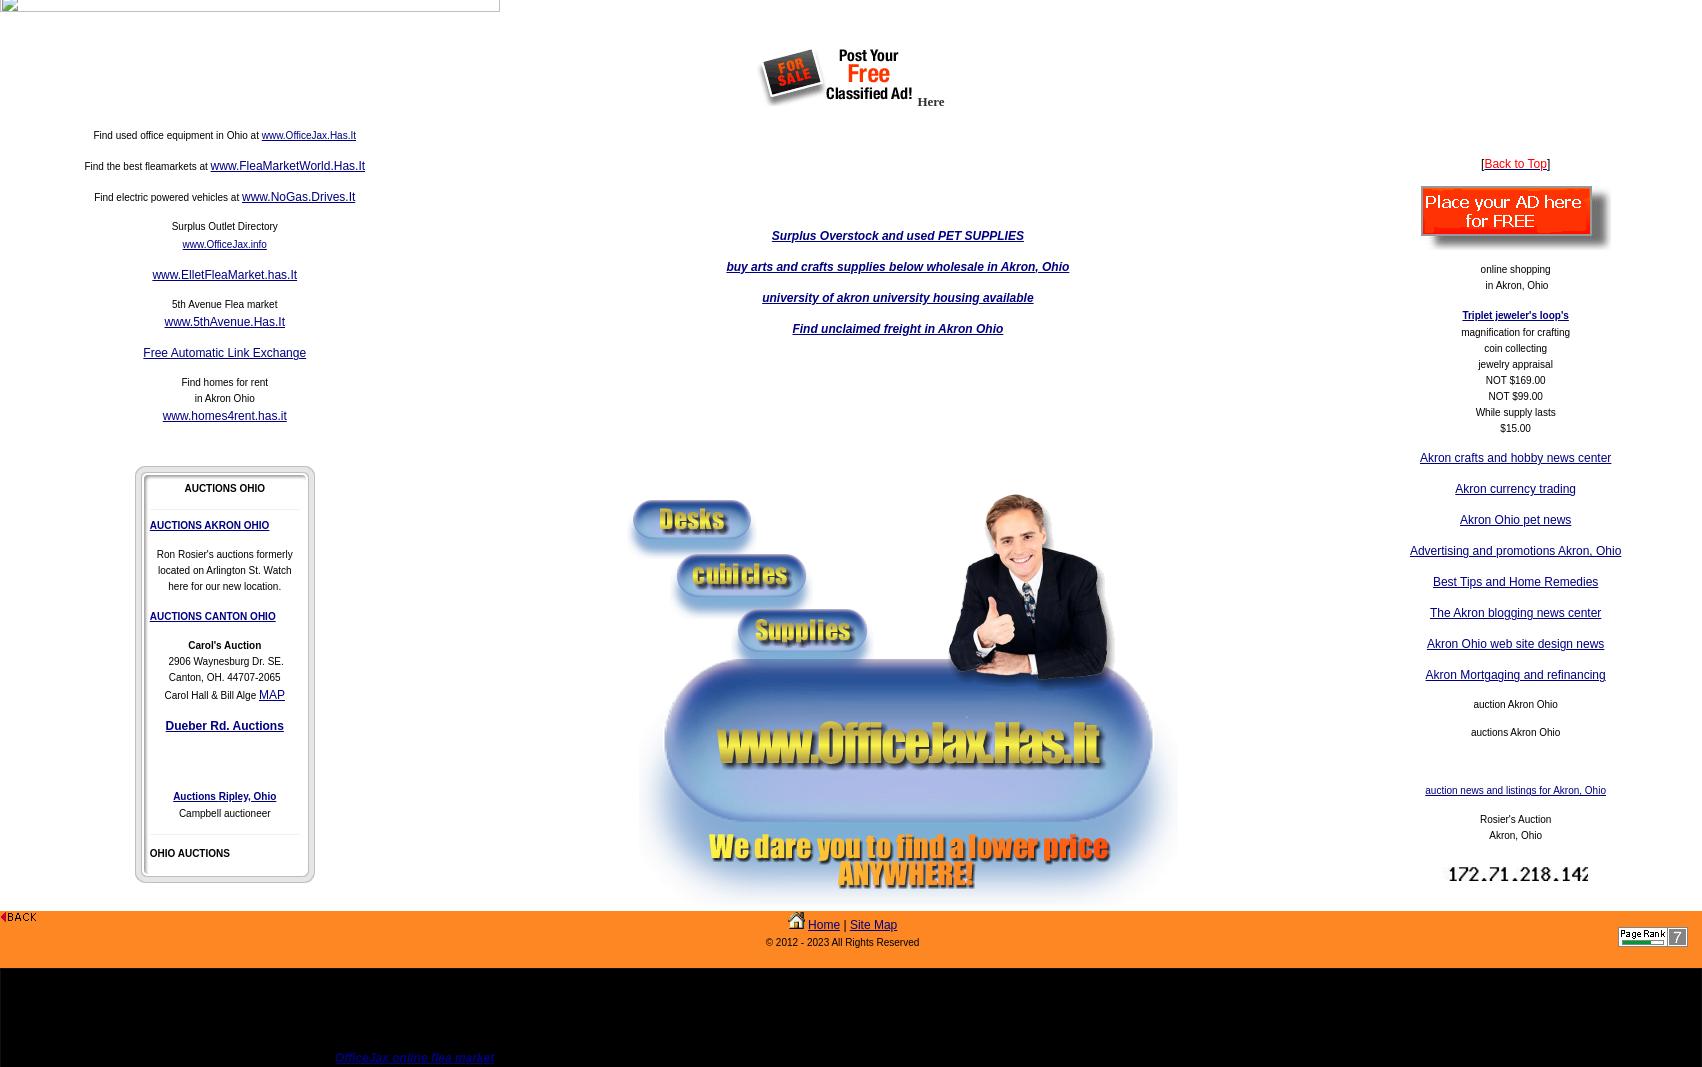 The height and width of the screenshot is (1067, 1702). Describe the element at coordinates (211, 616) in the screenshot. I see `'AUCTIONS CANTON OHIO'` at that location.